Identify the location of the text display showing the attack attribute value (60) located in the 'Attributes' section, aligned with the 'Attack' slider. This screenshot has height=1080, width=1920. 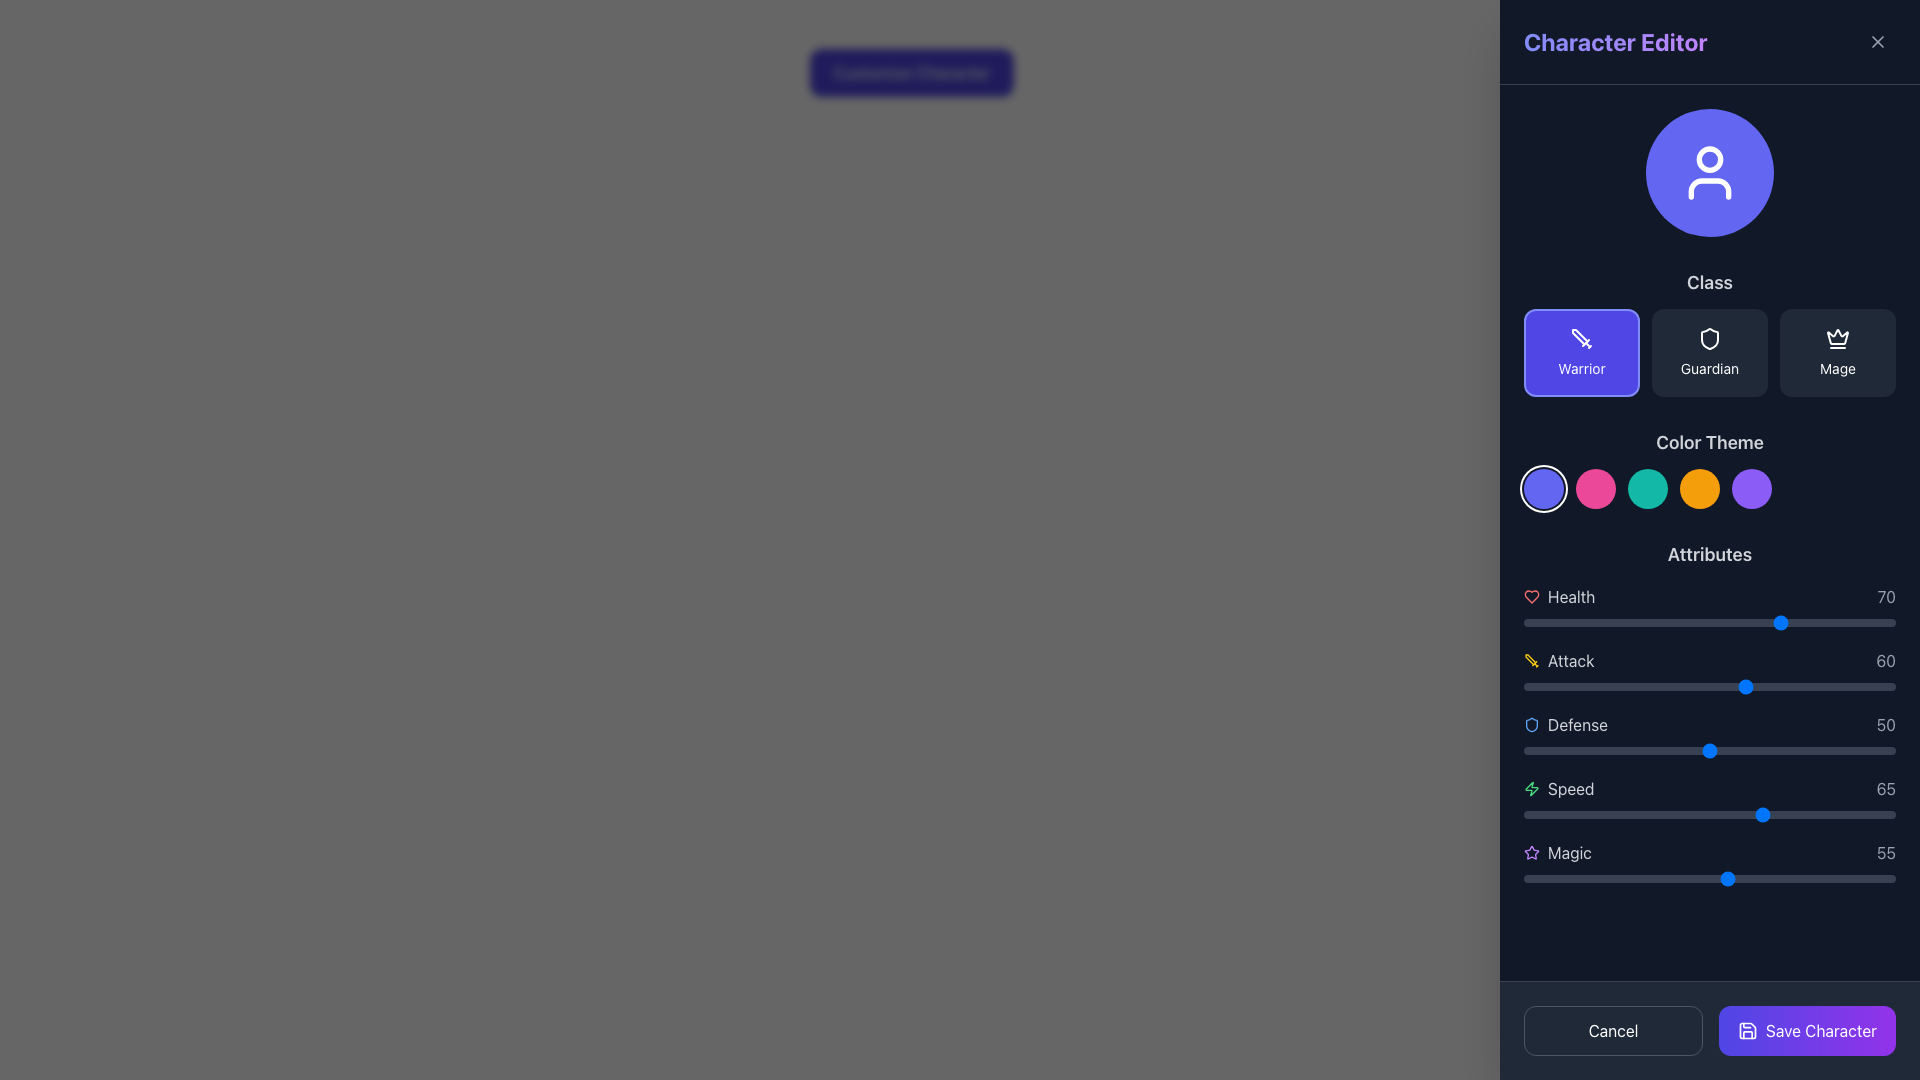
(1885, 660).